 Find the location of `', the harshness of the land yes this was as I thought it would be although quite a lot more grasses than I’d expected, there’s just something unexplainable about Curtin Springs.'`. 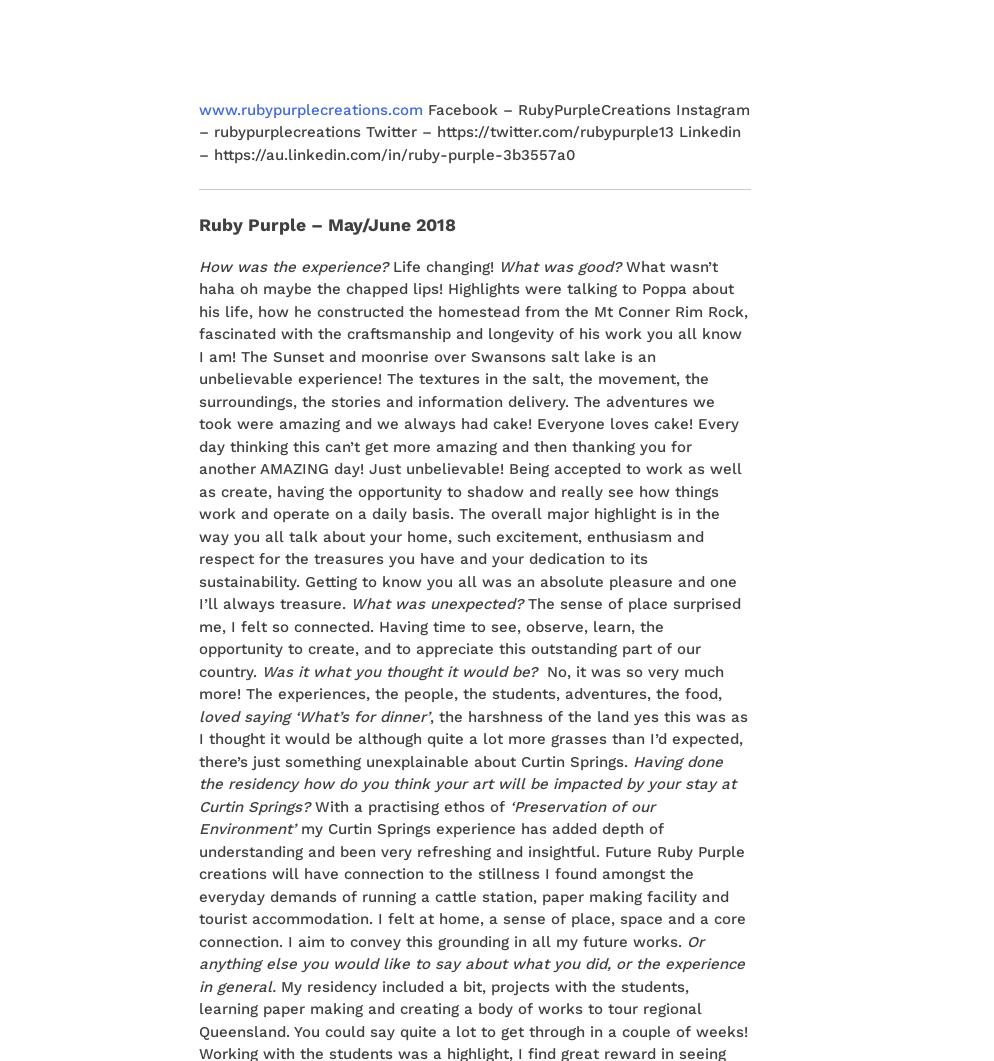

', the harshness of the land yes this was as I thought it would be although quite a lot more grasses than I’d expected, there’s just something unexplainable about Curtin Springs.' is located at coordinates (472, 738).